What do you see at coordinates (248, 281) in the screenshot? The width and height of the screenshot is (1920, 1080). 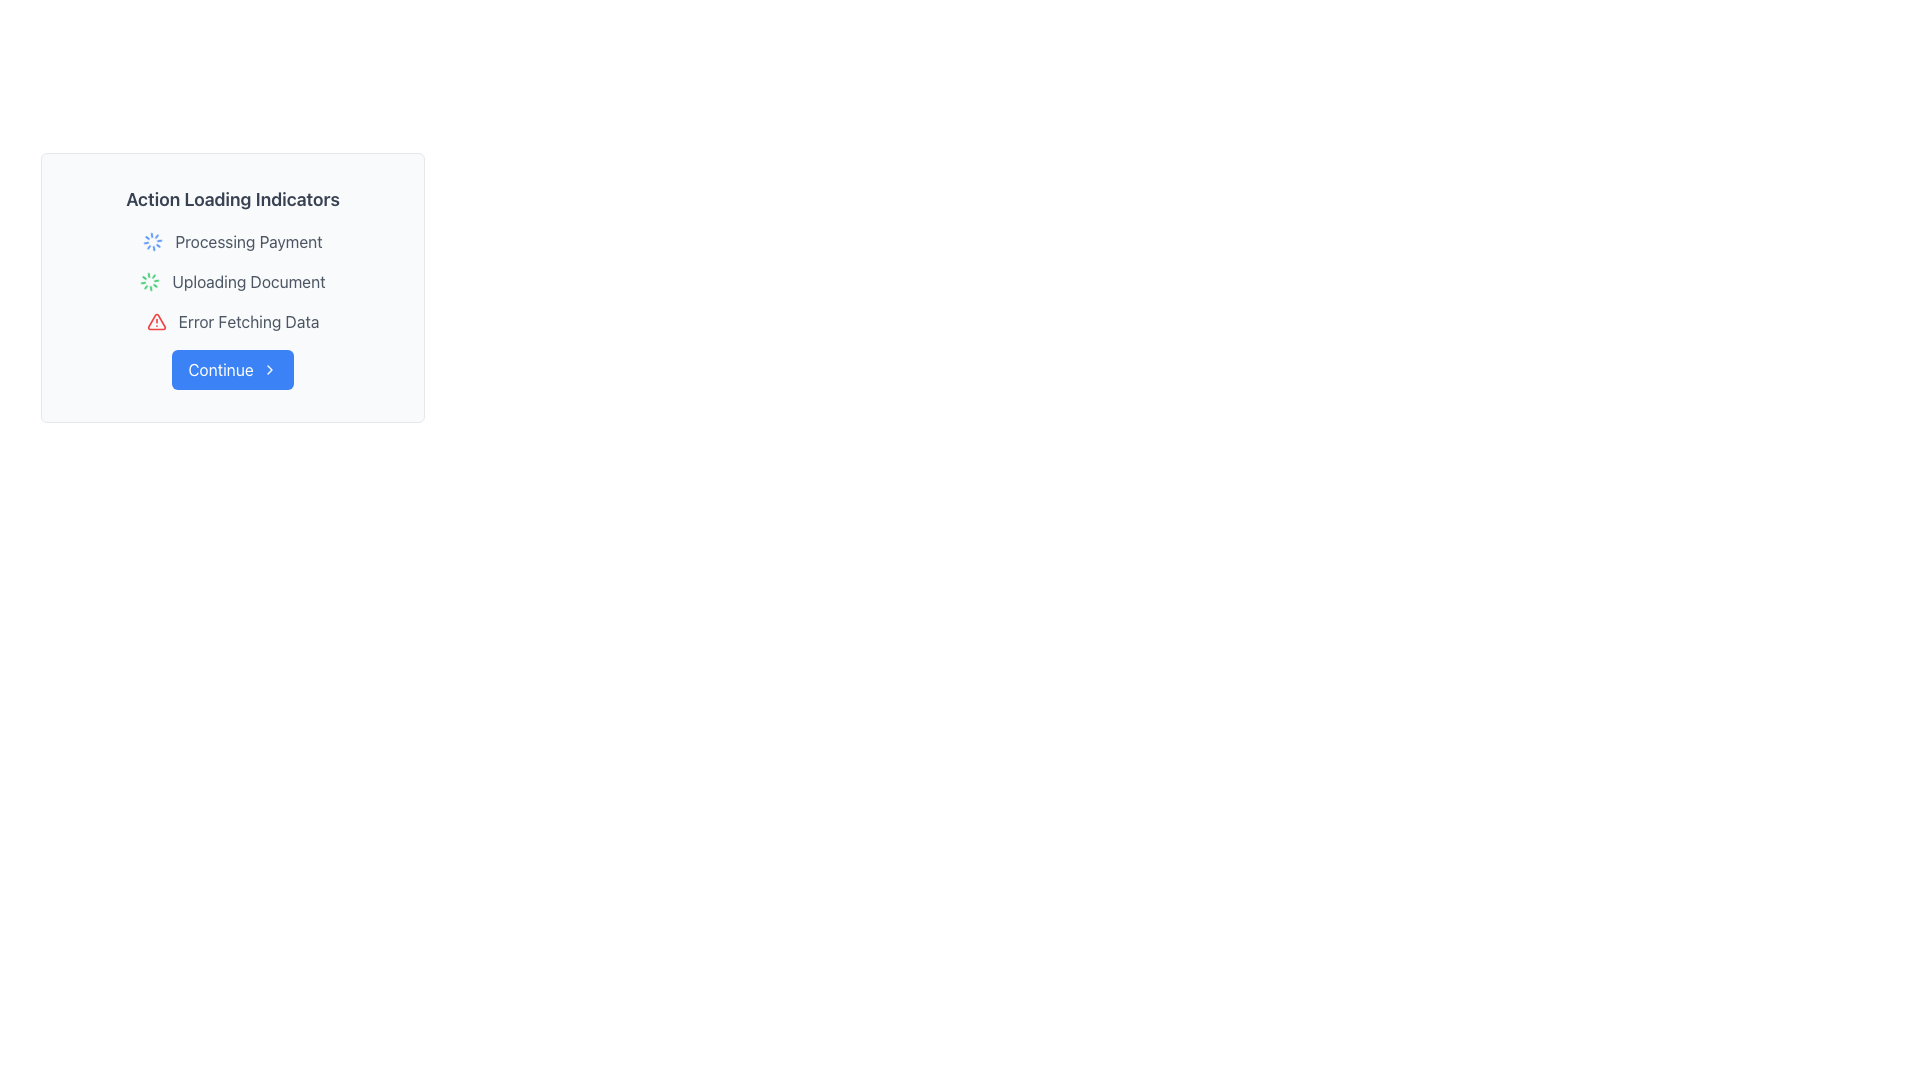 I see `the Text Label element displaying 'Uploading Document' which is part of the action states list in the 'Action Loading Indicators' box` at bounding box center [248, 281].